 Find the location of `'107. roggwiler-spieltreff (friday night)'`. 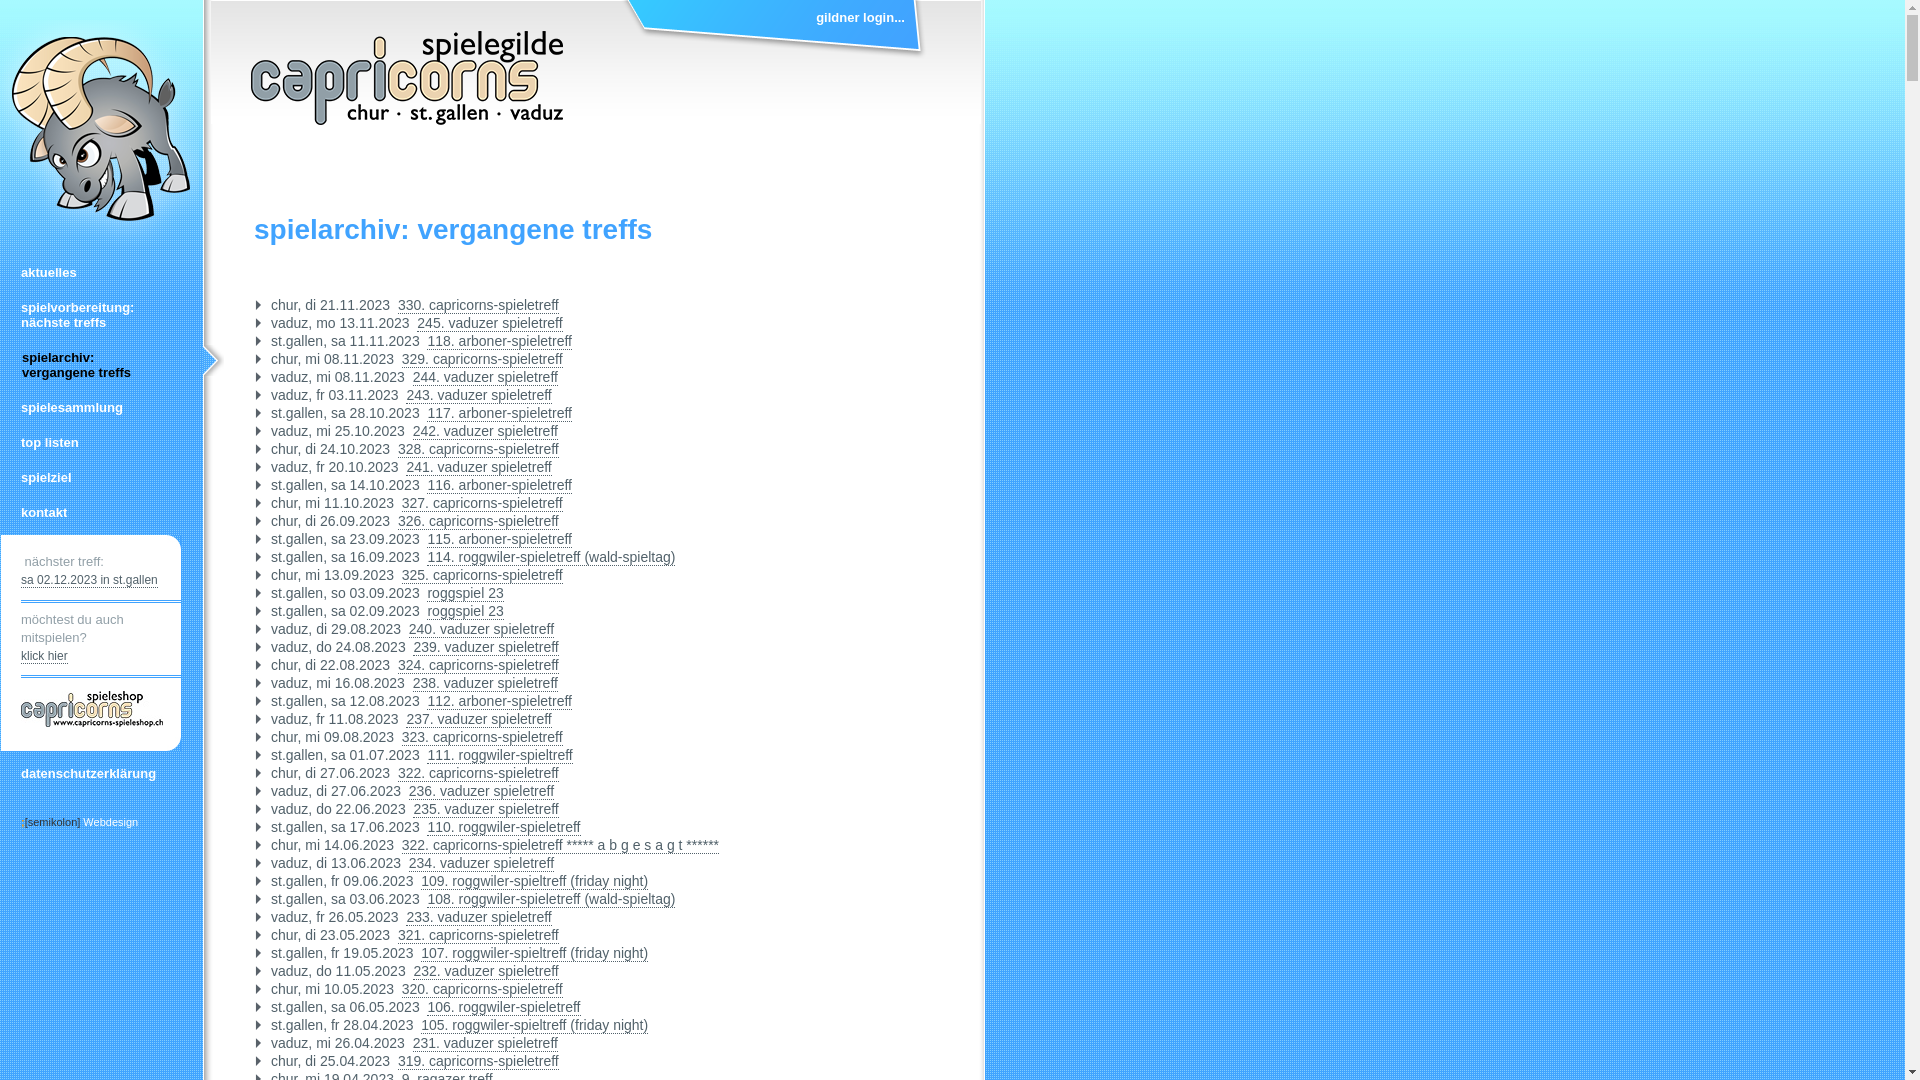

'107. roggwiler-spieltreff (friday night)' is located at coordinates (534, 952).